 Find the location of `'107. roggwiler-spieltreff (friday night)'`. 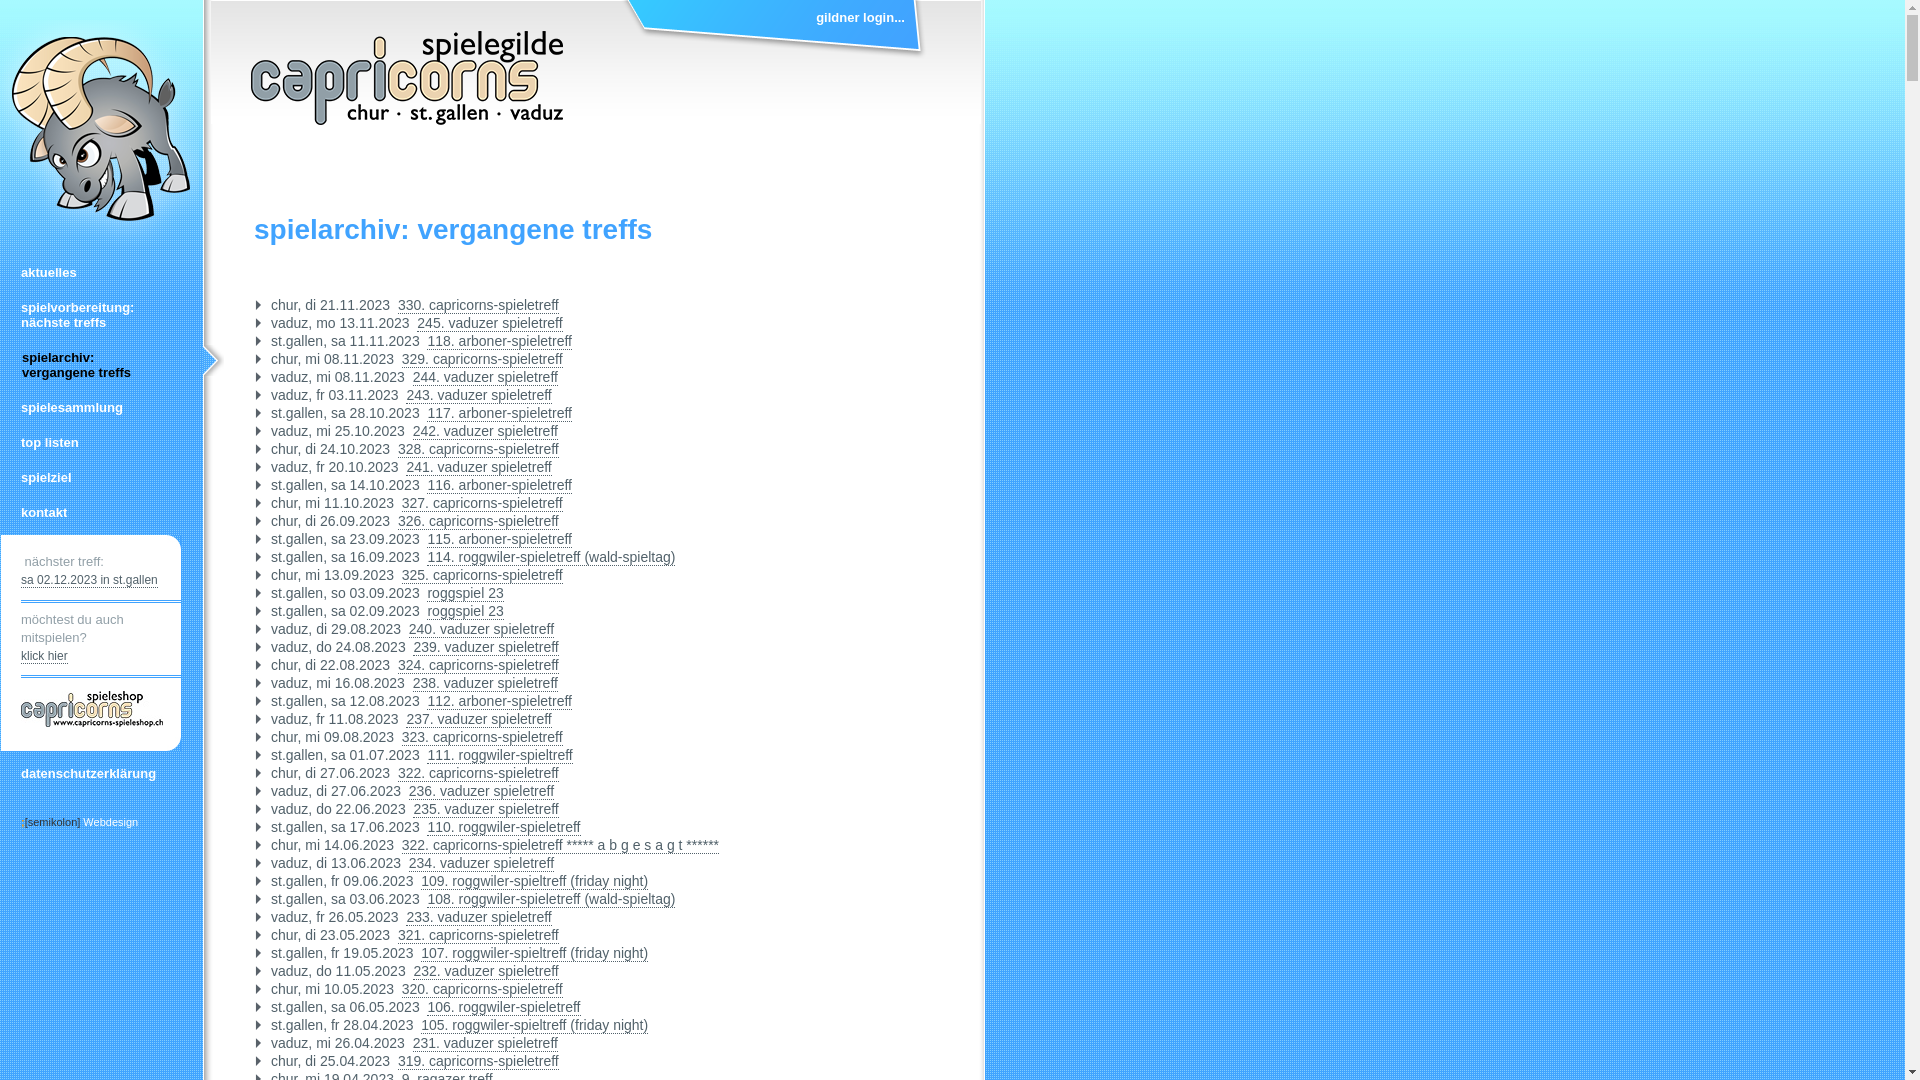

'107. roggwiler-spieltreff (friday night)' is located at coordinates (534, 952).